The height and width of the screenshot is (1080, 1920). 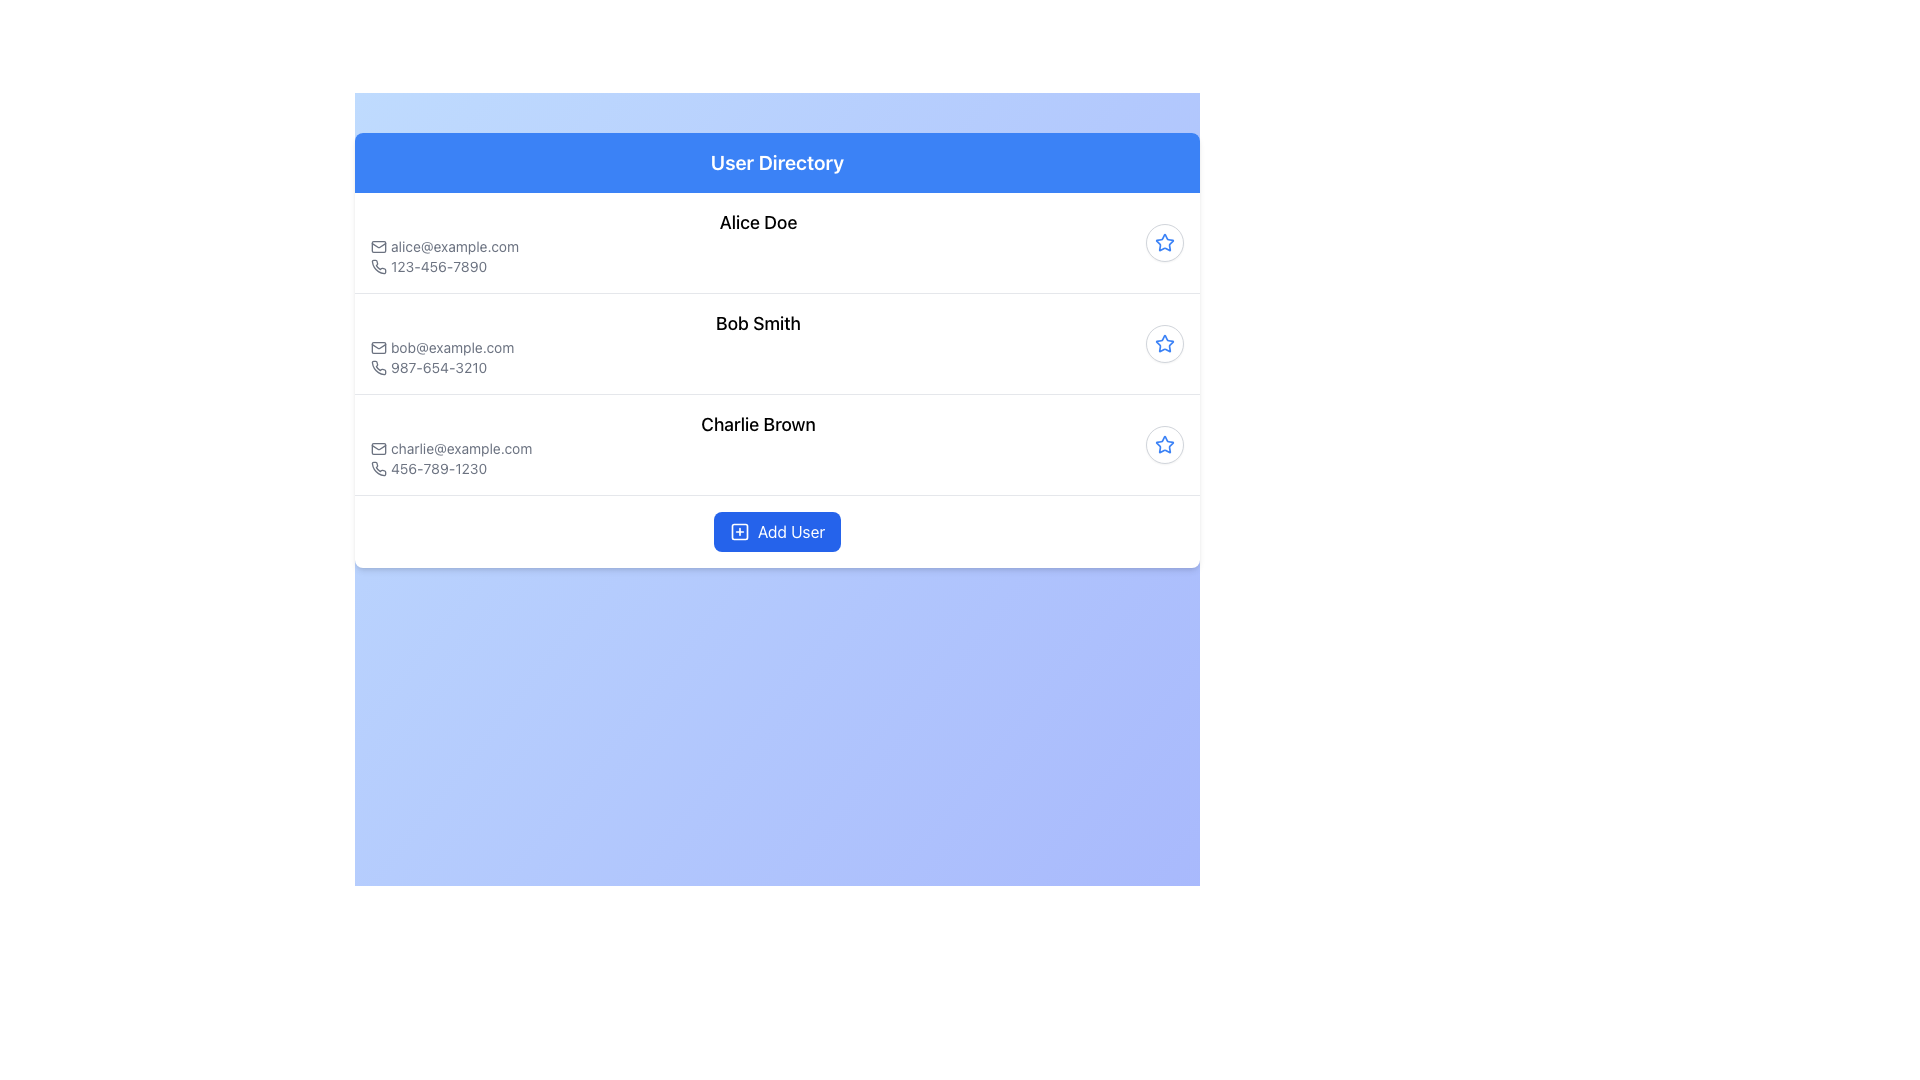 I want to click on the text label displaying 'Charlie Brown', which identifies a user in the User Directory list, so click(x=757, y=423).